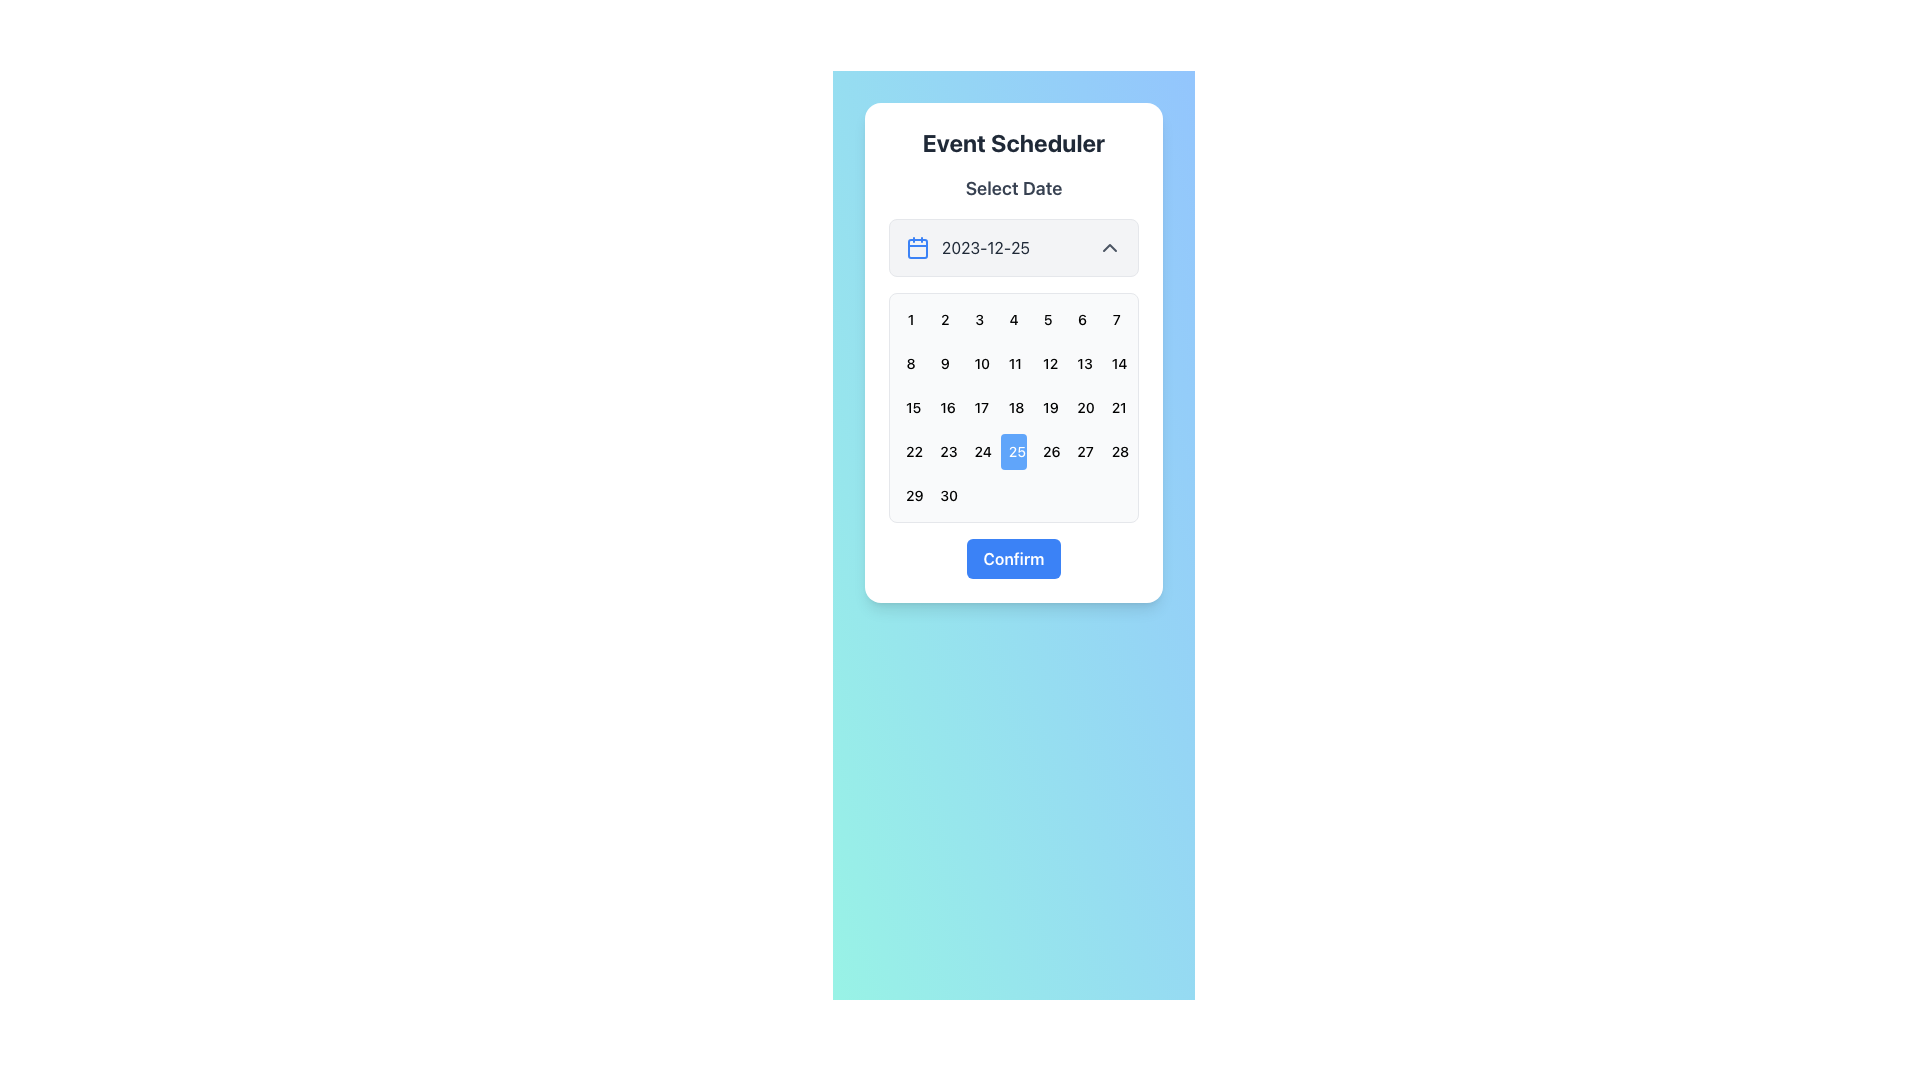 The image size is (1920, 1080). Describe the element at coordinates (910, 319) in the screenshot. I see `the small, rounded button containing the numeric text '1' in the top-left corner of the calendar-like grid` at that location.